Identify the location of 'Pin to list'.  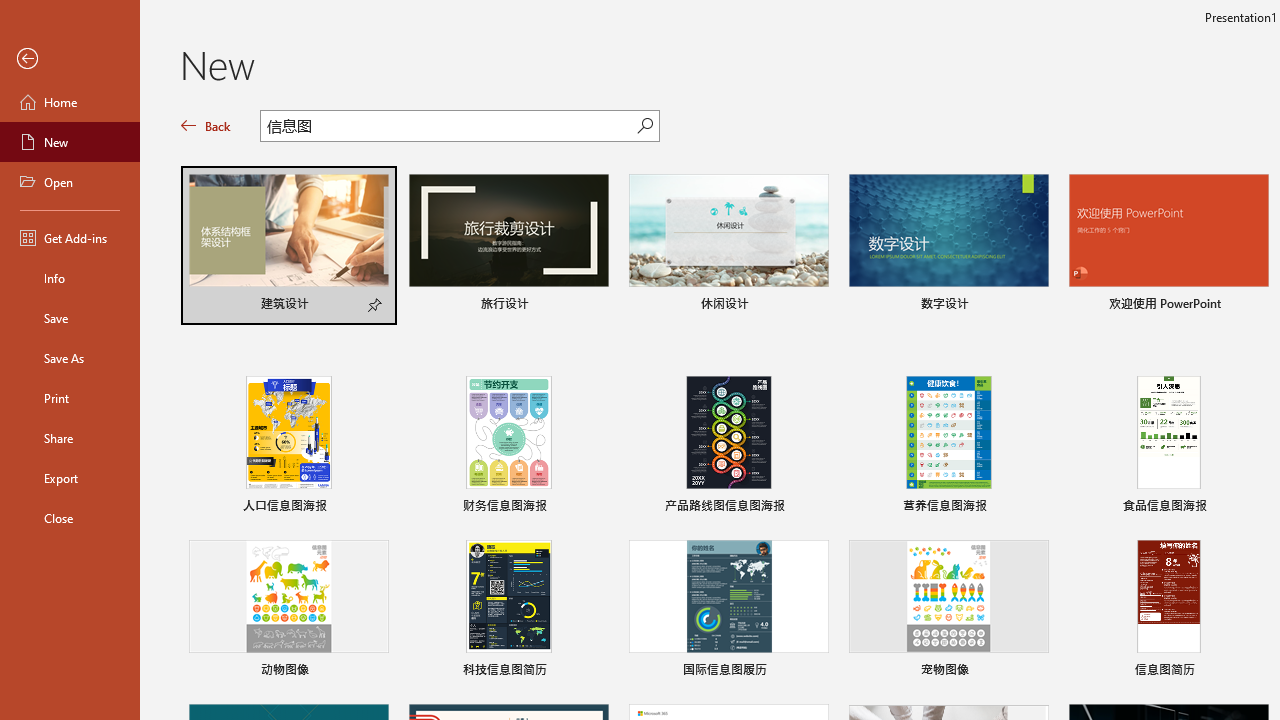
(1254, 672).